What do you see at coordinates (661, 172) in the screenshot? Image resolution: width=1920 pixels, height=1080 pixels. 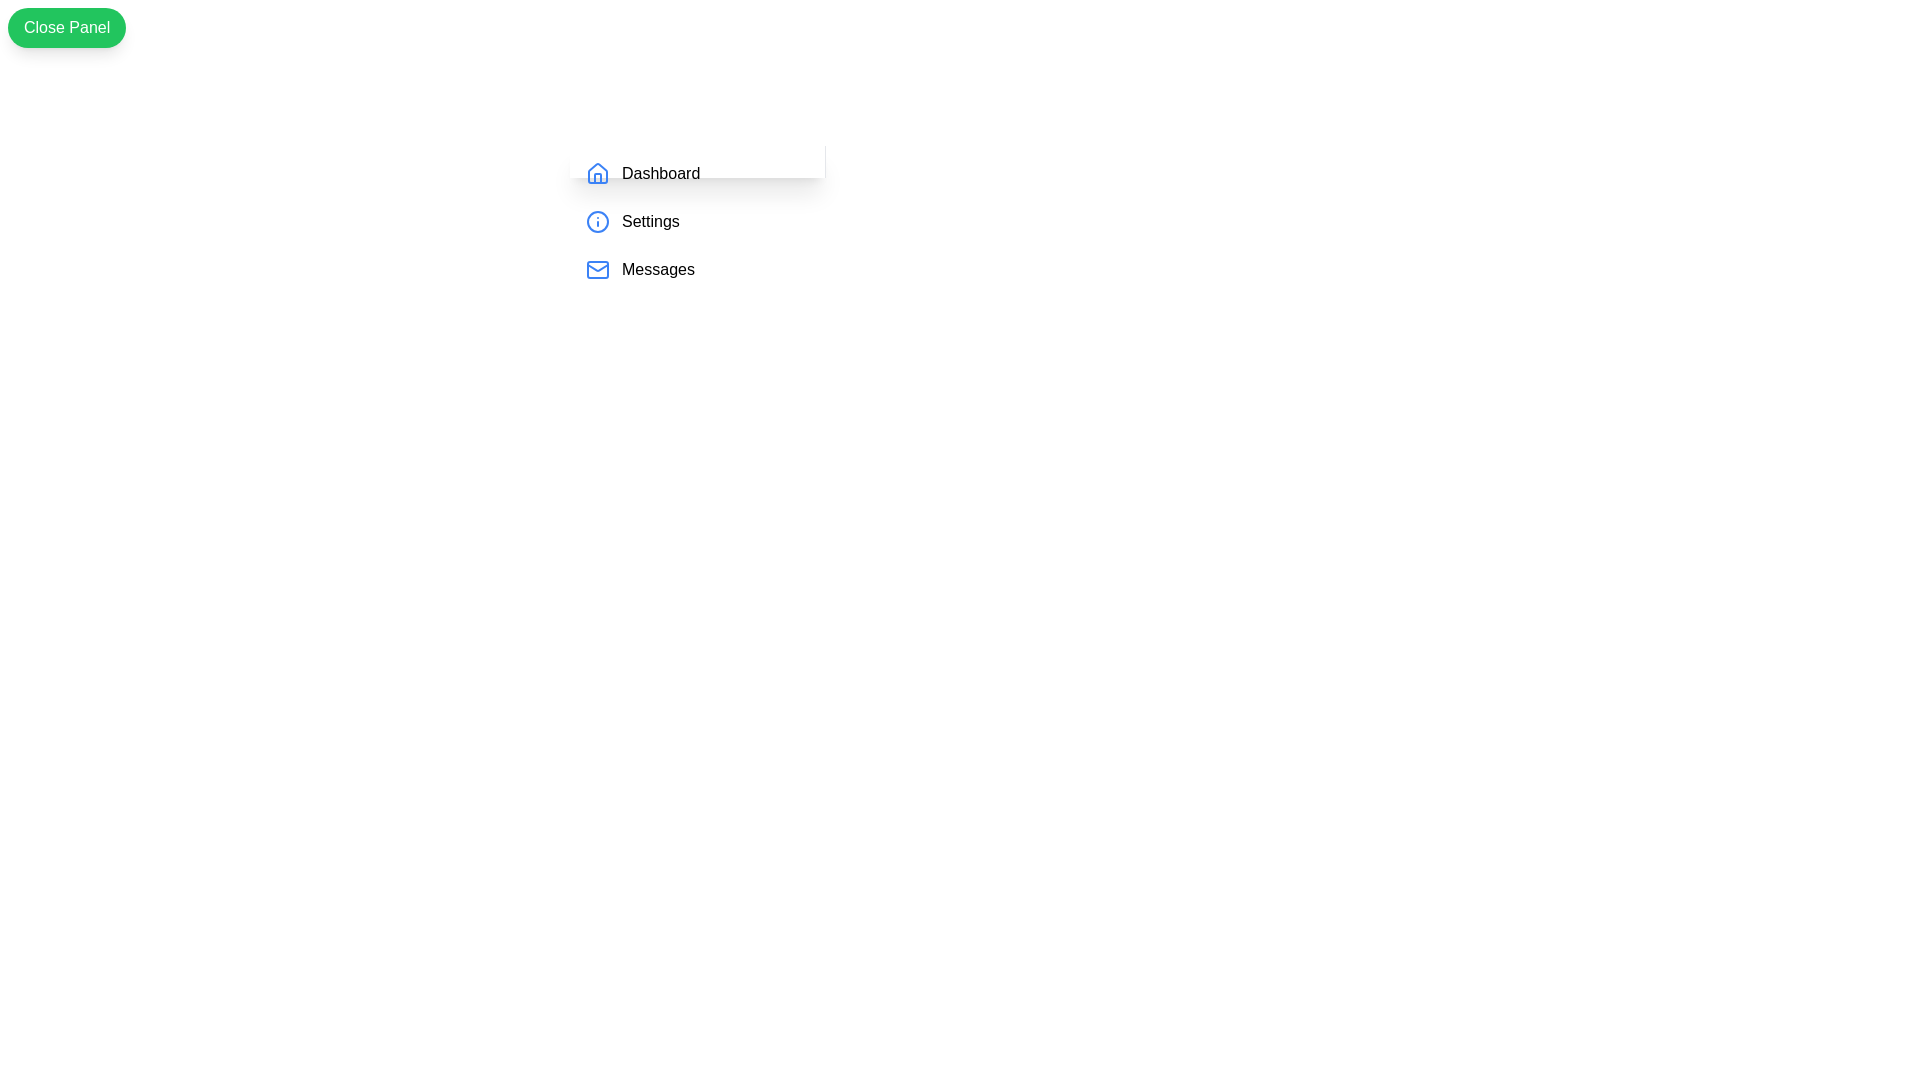 I see `the 'Dashboard' menu item` at bounding box center [661, 172].